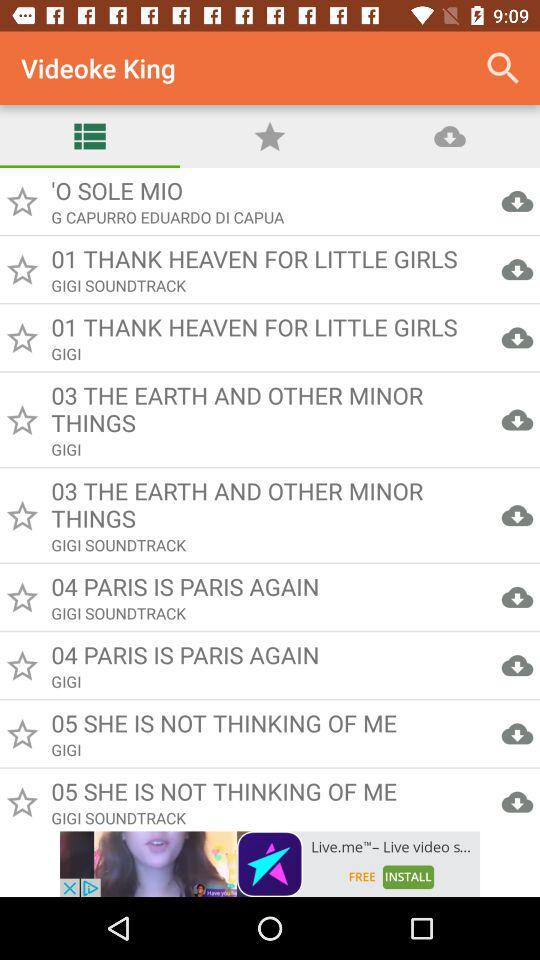 The width and height of the screenshot is (540, 960). What do you see at coordinates (270, 863) in the screenshot?
I see `click on the advertisement` at bounding box center [270, 863].